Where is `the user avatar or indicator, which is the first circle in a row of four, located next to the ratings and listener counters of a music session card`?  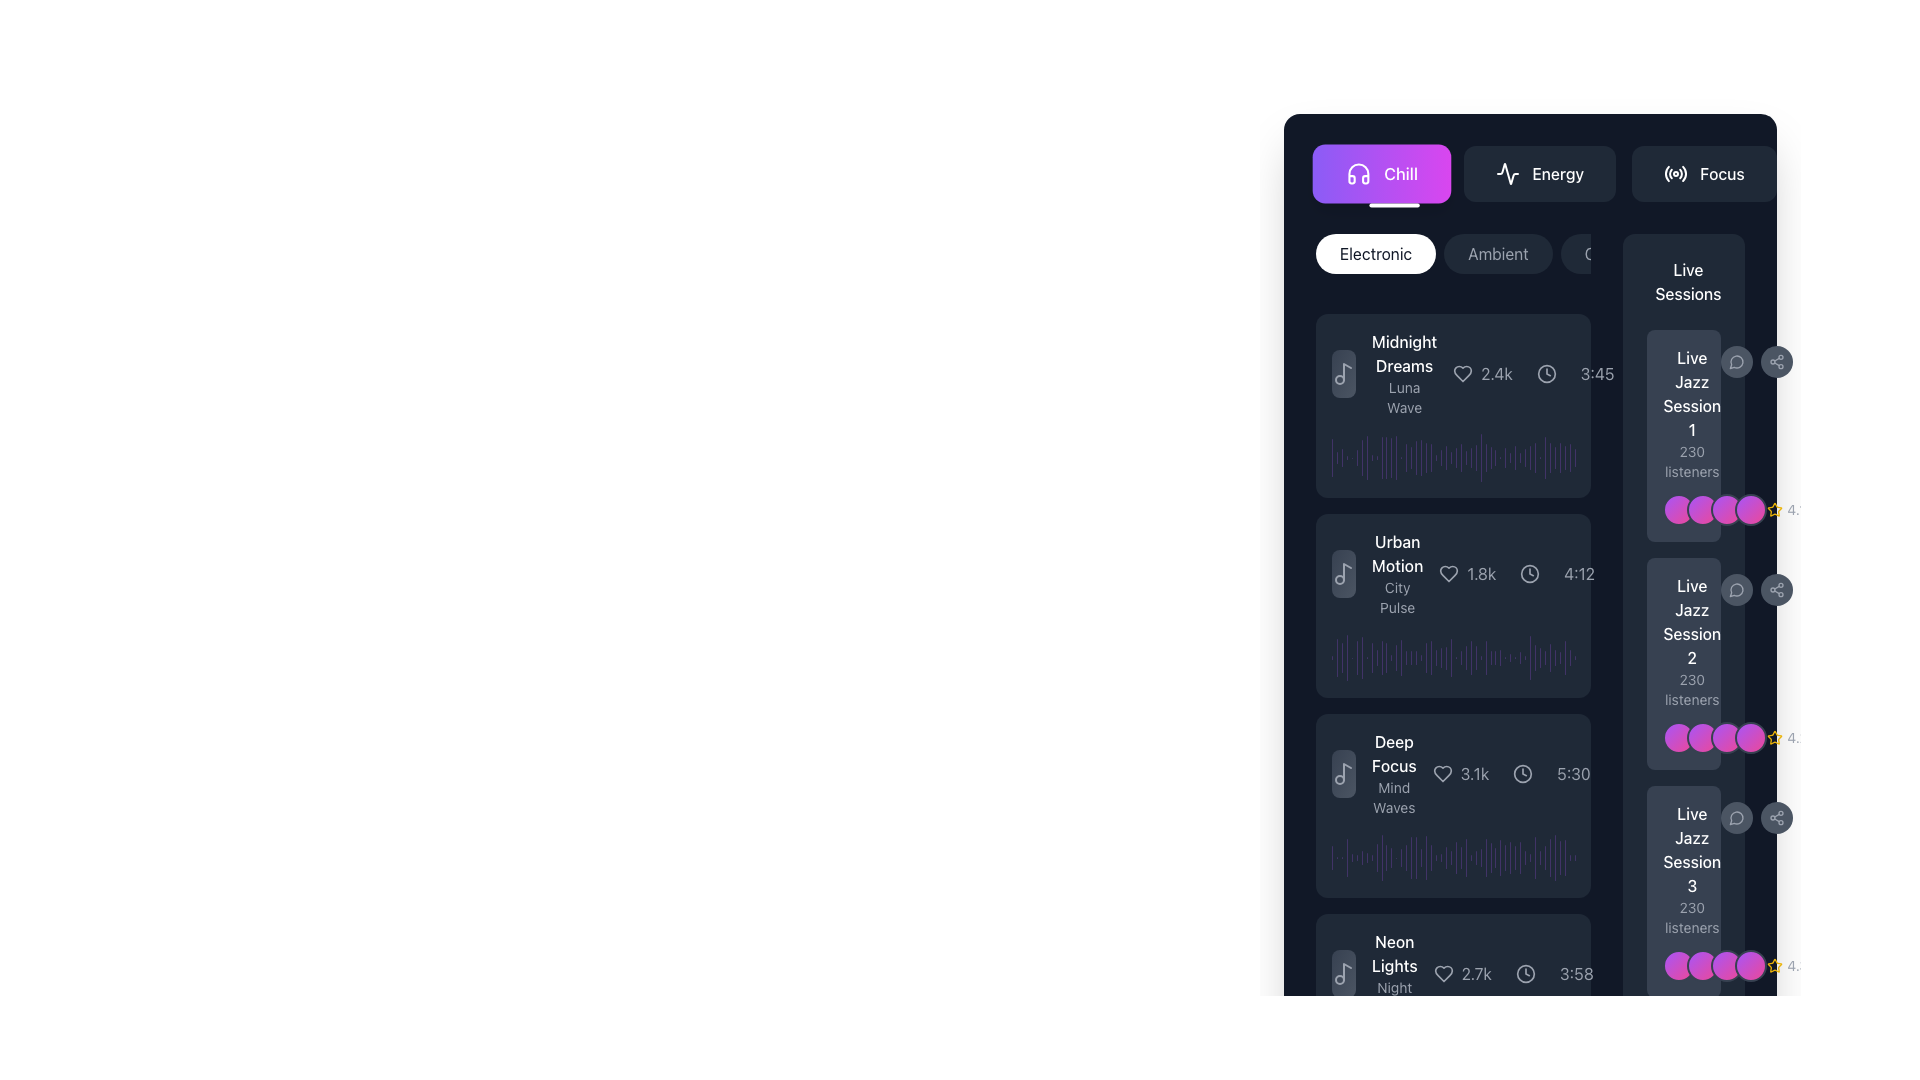
the user avatar or indicator, which is the first circle in a row of four, located next to the ratings and listener counters of a music session card is located at coordinates (1679, 508).